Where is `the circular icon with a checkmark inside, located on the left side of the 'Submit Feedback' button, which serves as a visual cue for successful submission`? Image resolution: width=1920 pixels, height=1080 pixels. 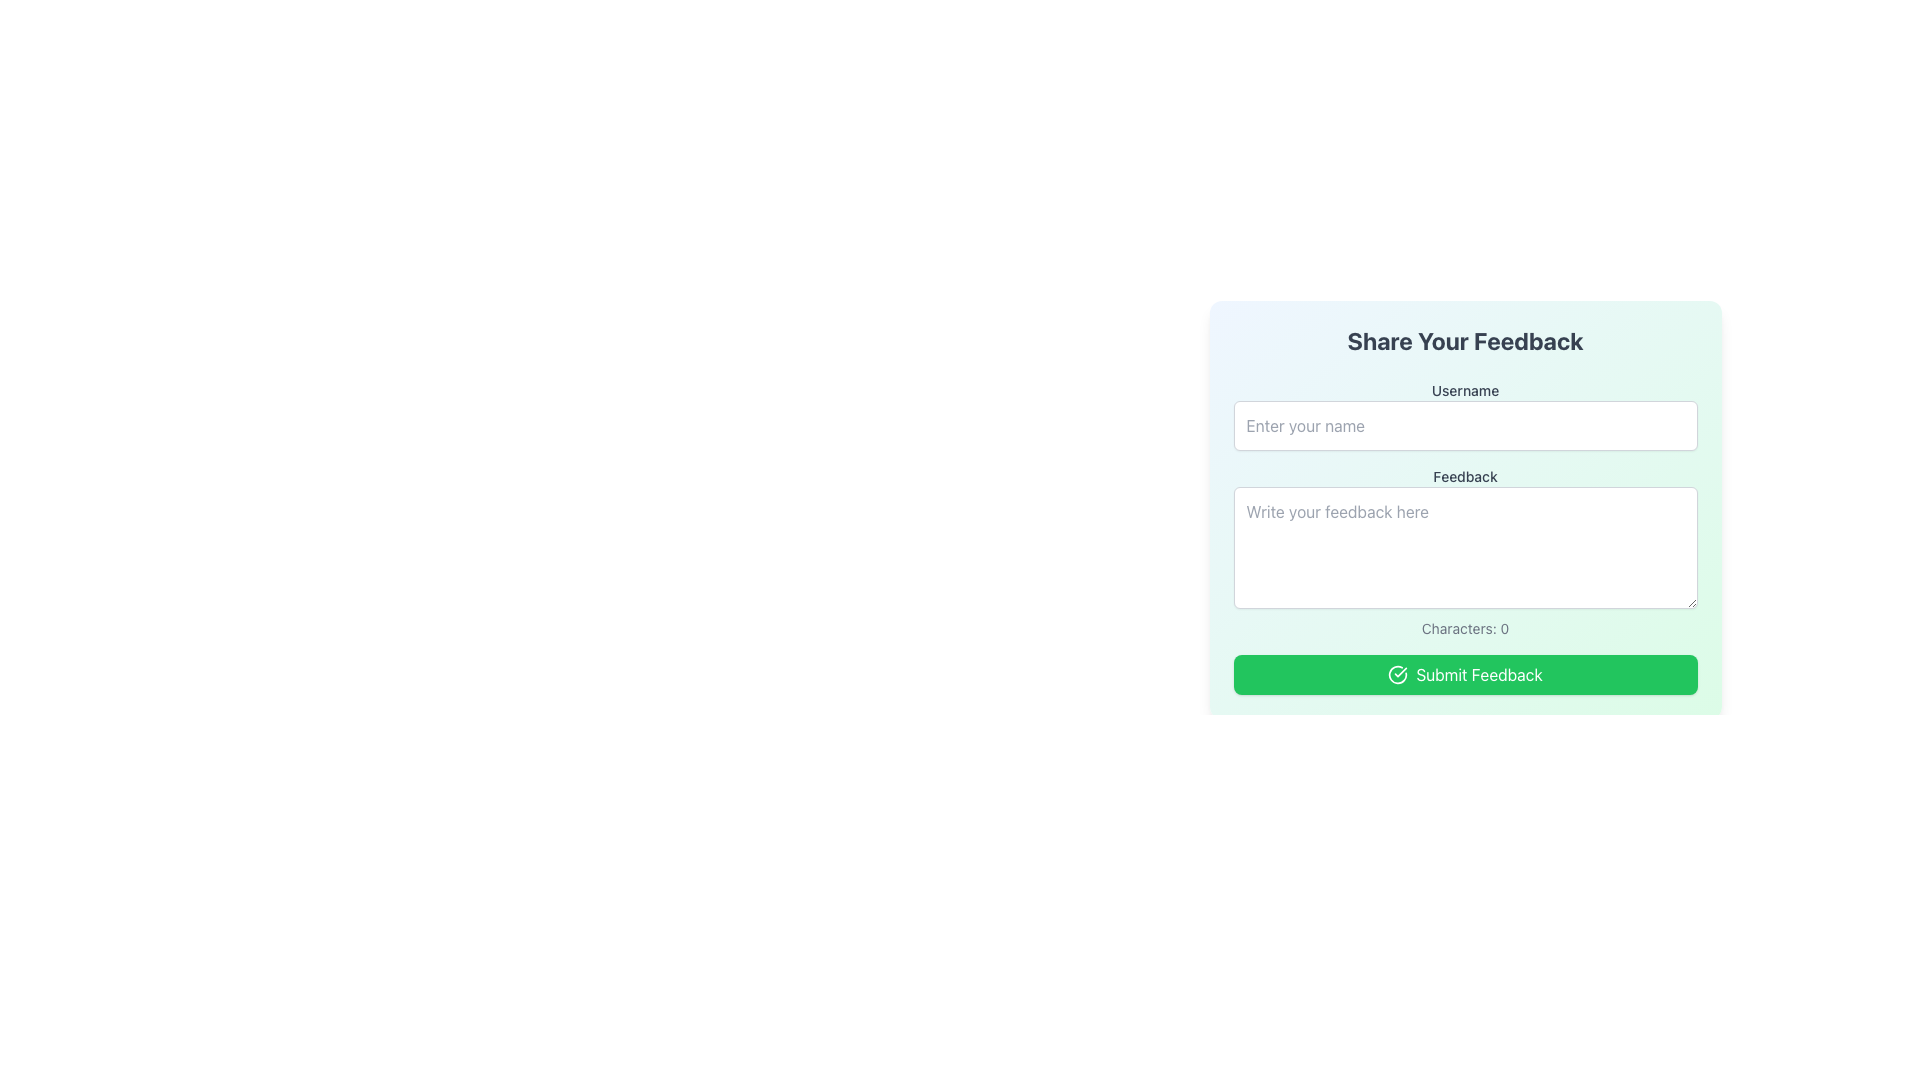 the circular icon with a checkmark inside, located on the left side of the 'Submit Feedback' button, which serves as a visual cue for successful submission is located at coordinates (1397, 675).